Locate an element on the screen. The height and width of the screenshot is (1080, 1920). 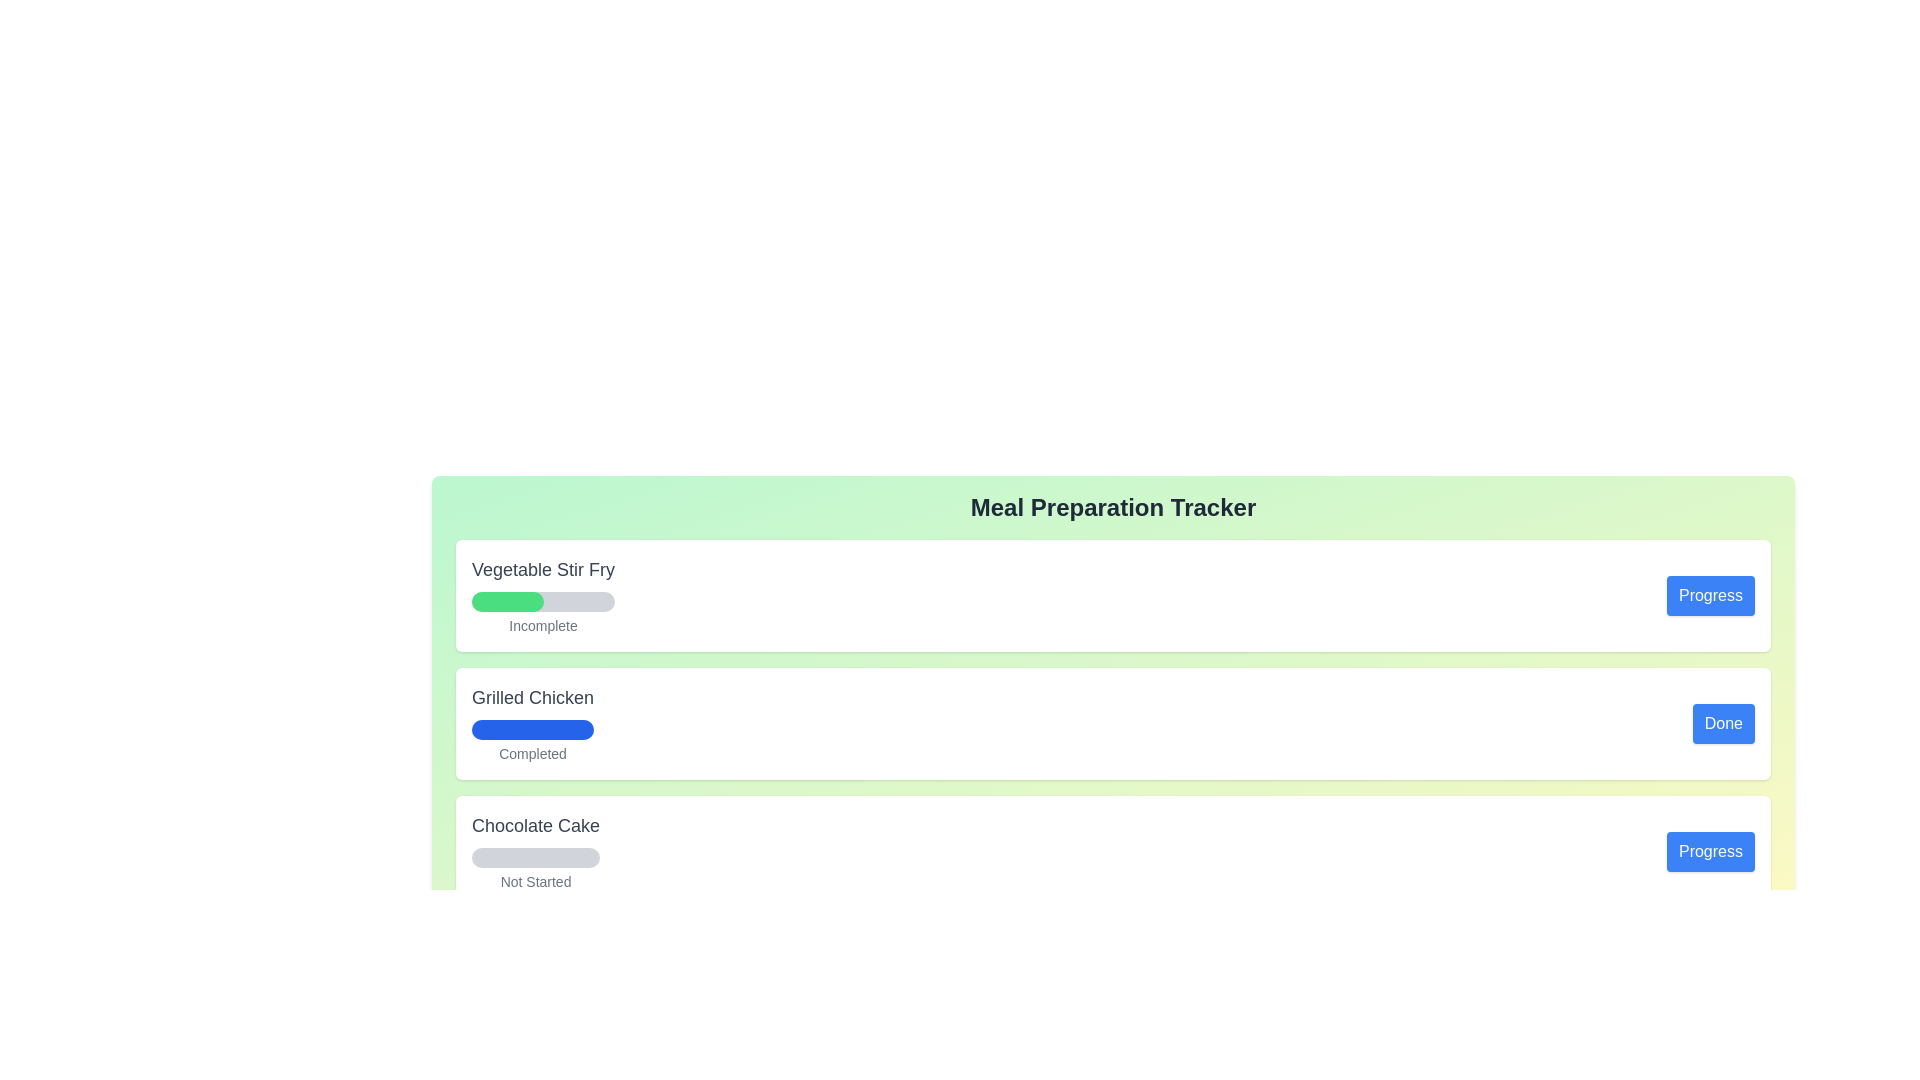
the progress bar indicating the completion of the 'Grilled Chicken' task, which visually represents the task's progress is located at coordinates (532, 729).